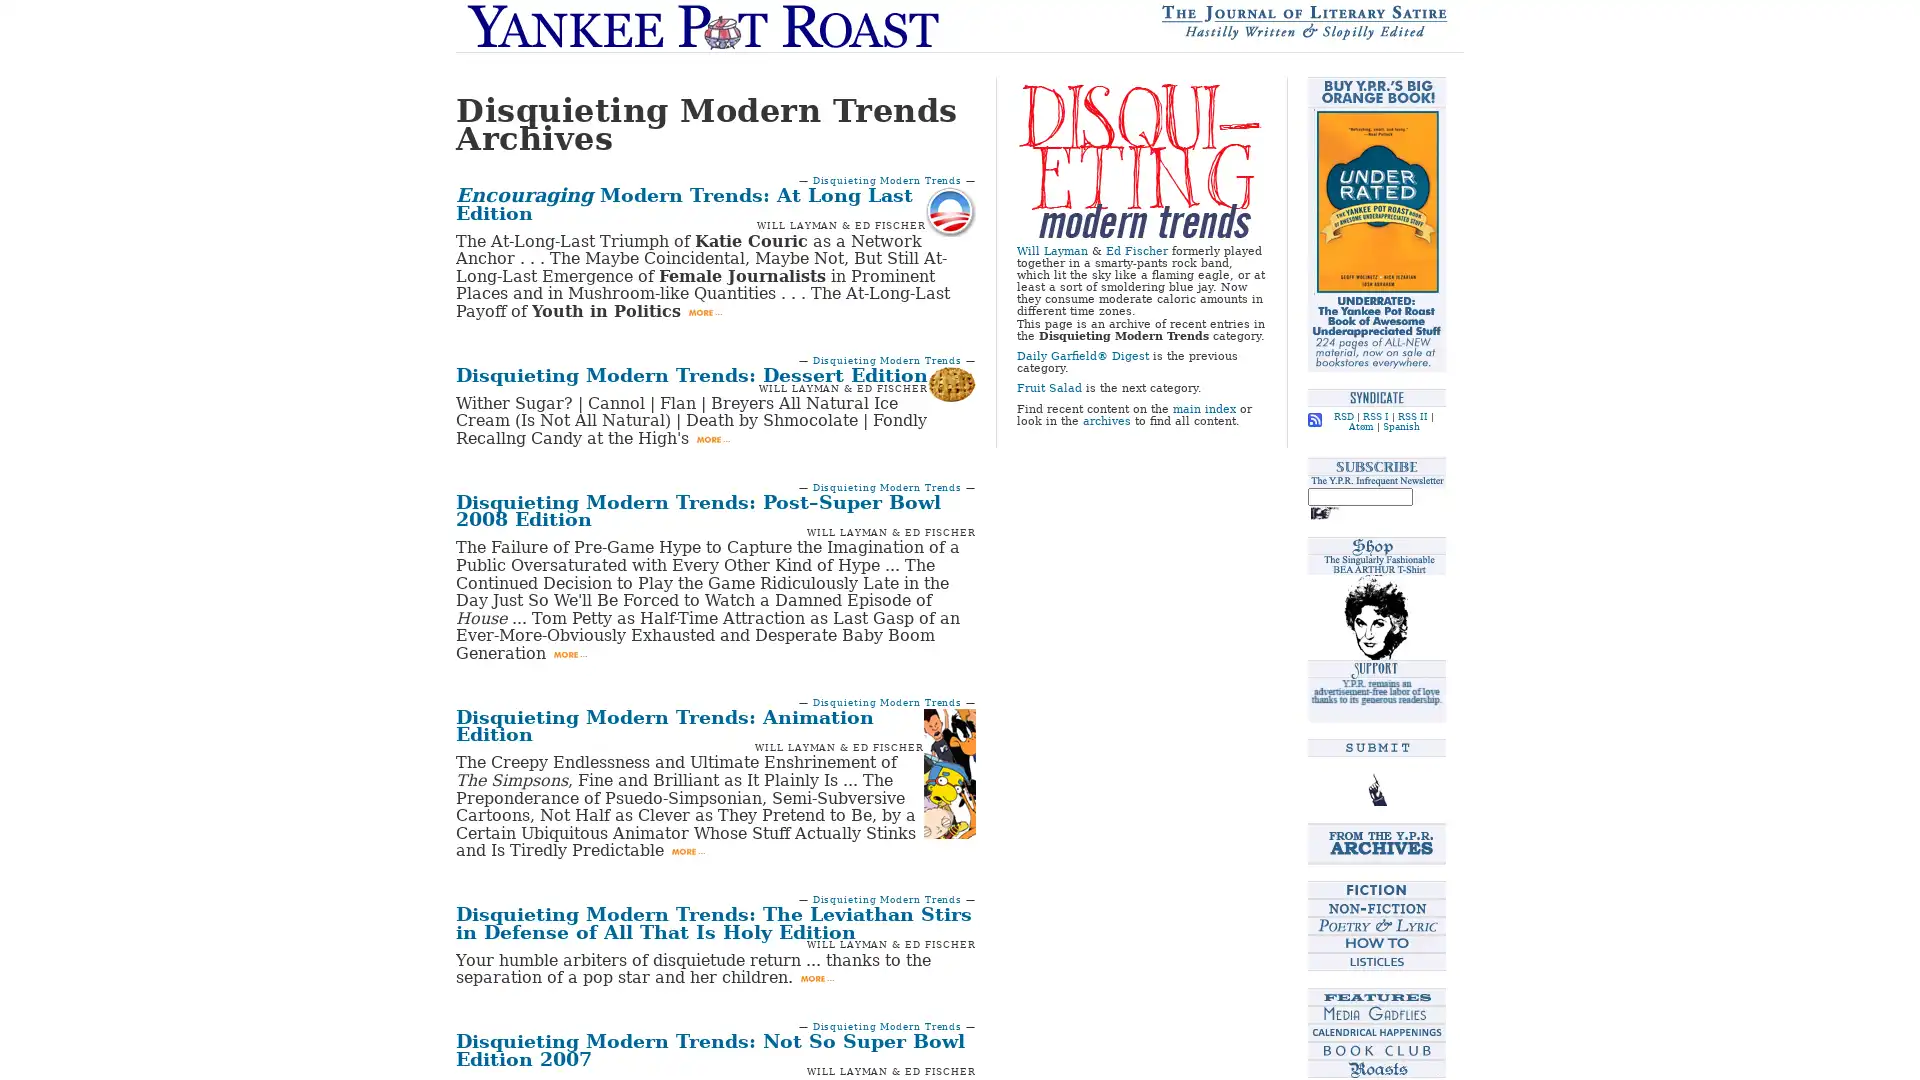 This screenshot has height=1080, width=1920. Describe the element at coordinates (1324, 512) in the screenshot. I see `Onward!` at that location.